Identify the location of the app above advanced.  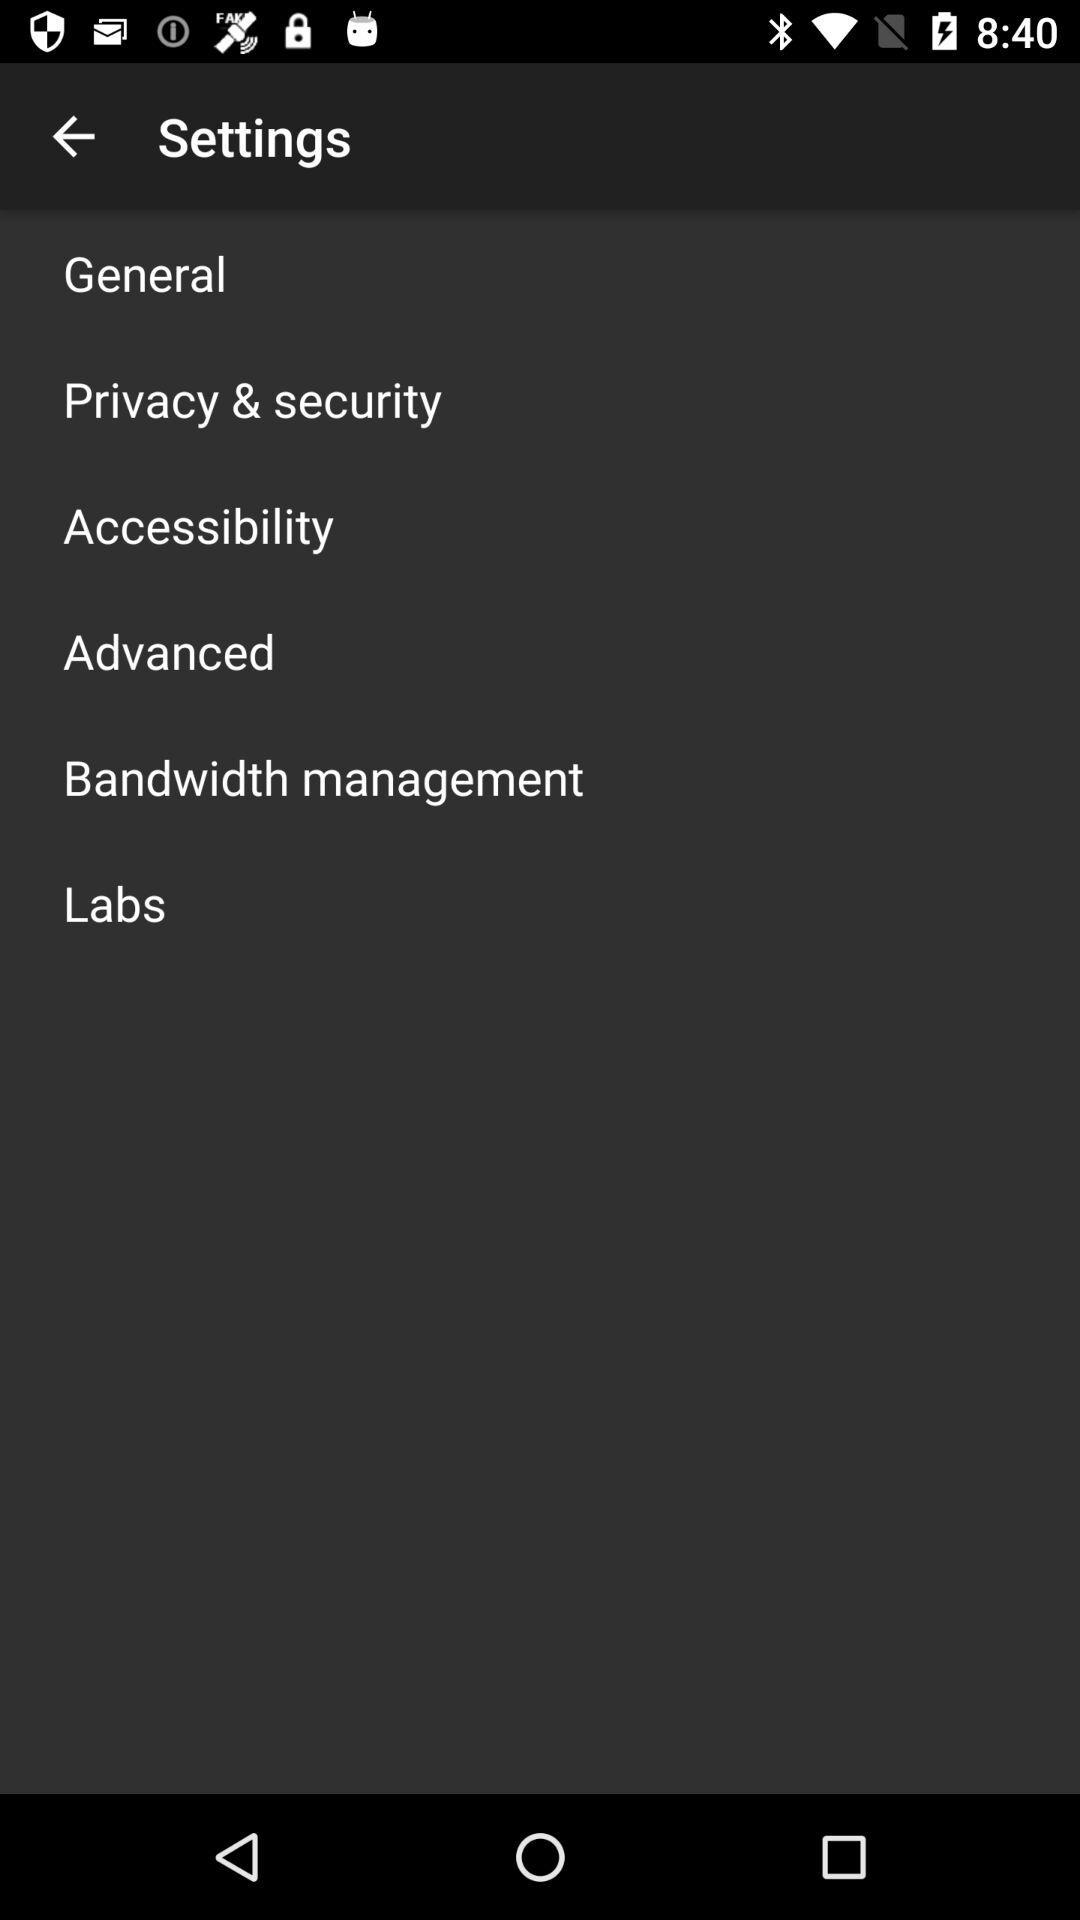
(198, 524).